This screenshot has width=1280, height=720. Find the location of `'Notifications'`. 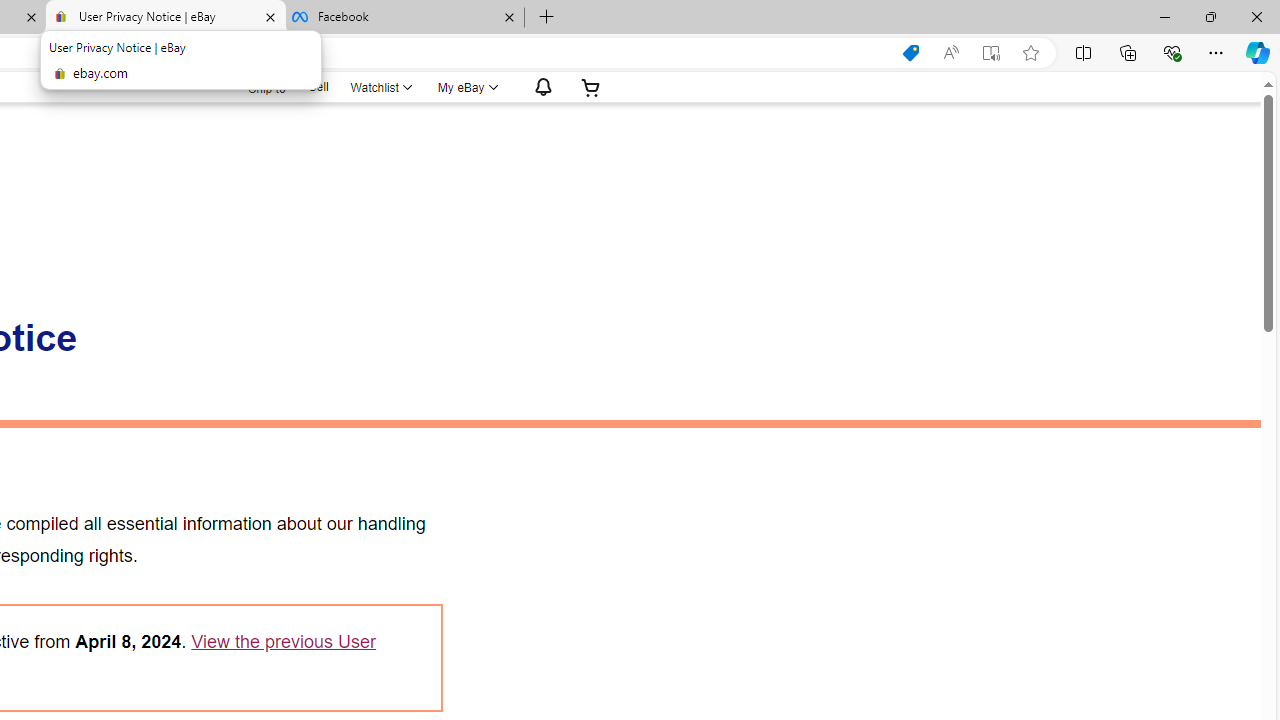

'Notifications' is located at coordinates (538, 86).